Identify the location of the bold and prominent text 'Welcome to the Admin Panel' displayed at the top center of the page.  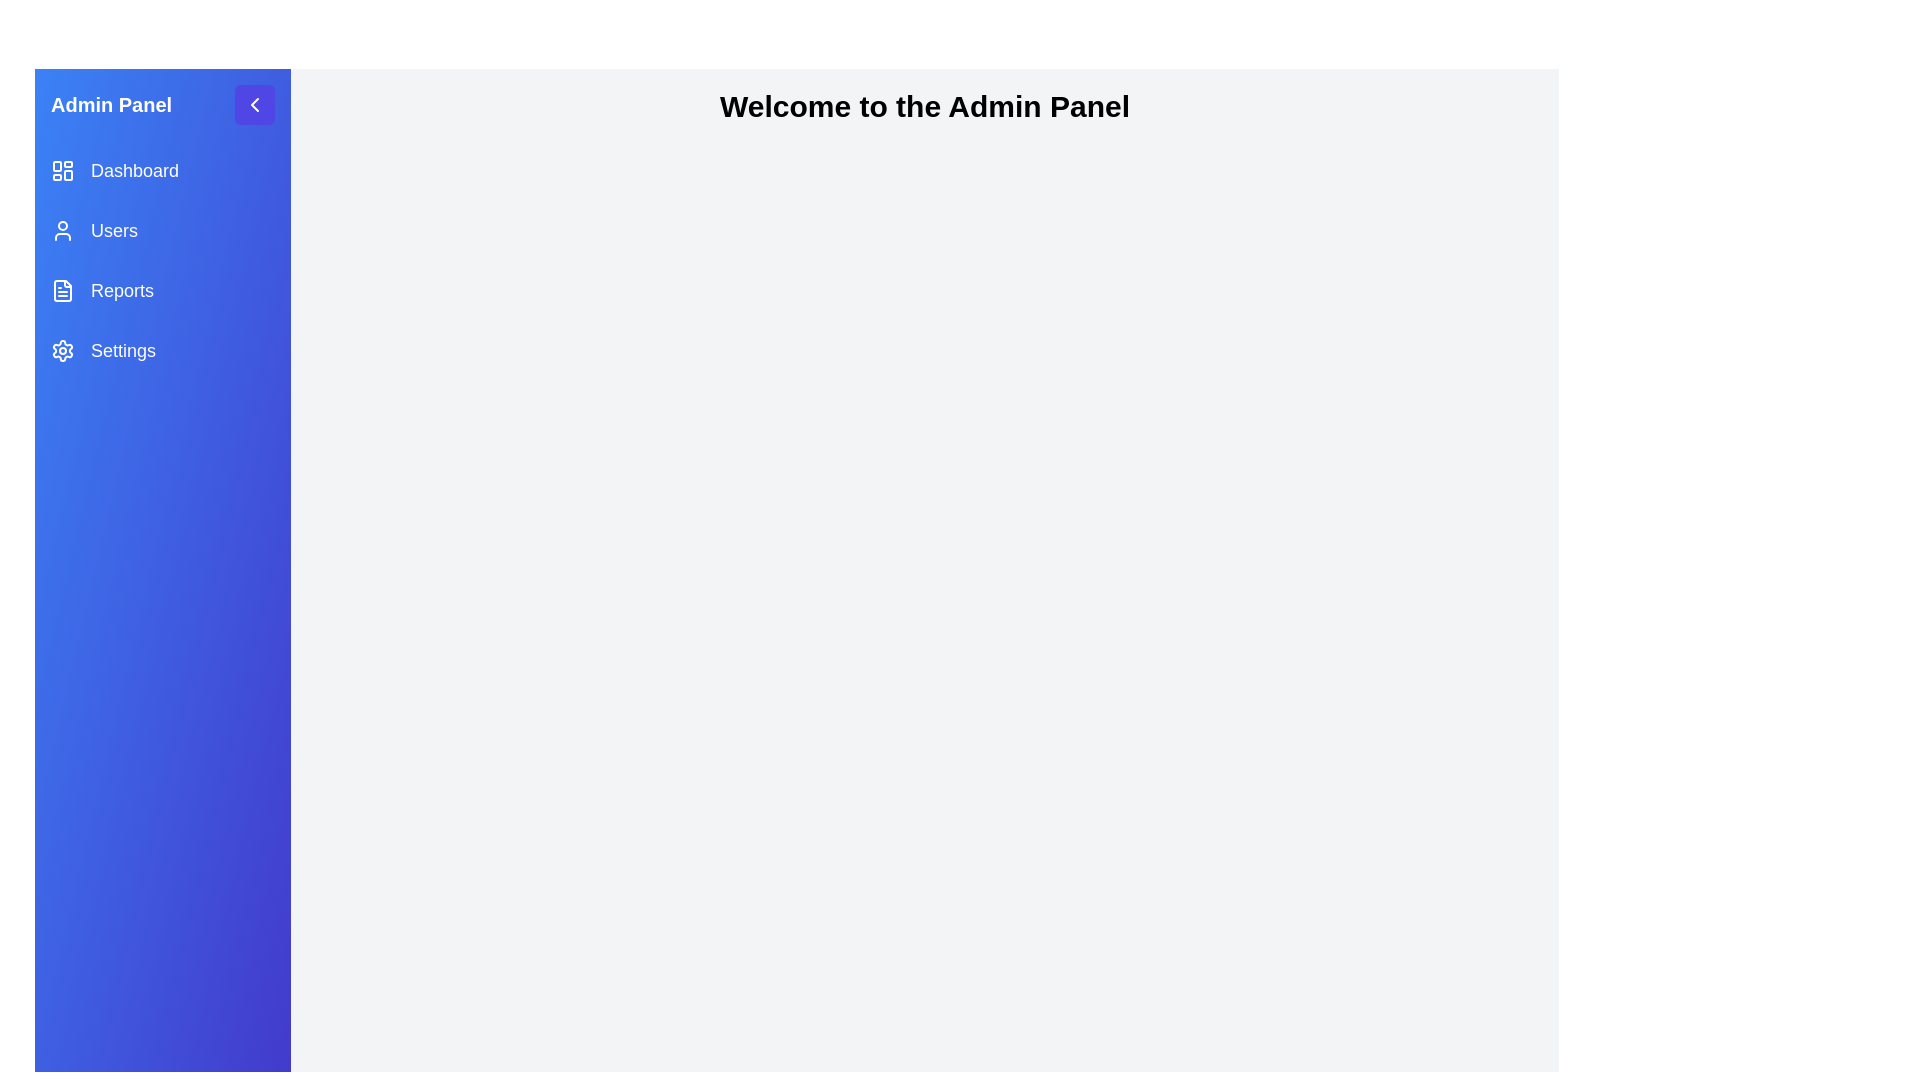
(924, 107).